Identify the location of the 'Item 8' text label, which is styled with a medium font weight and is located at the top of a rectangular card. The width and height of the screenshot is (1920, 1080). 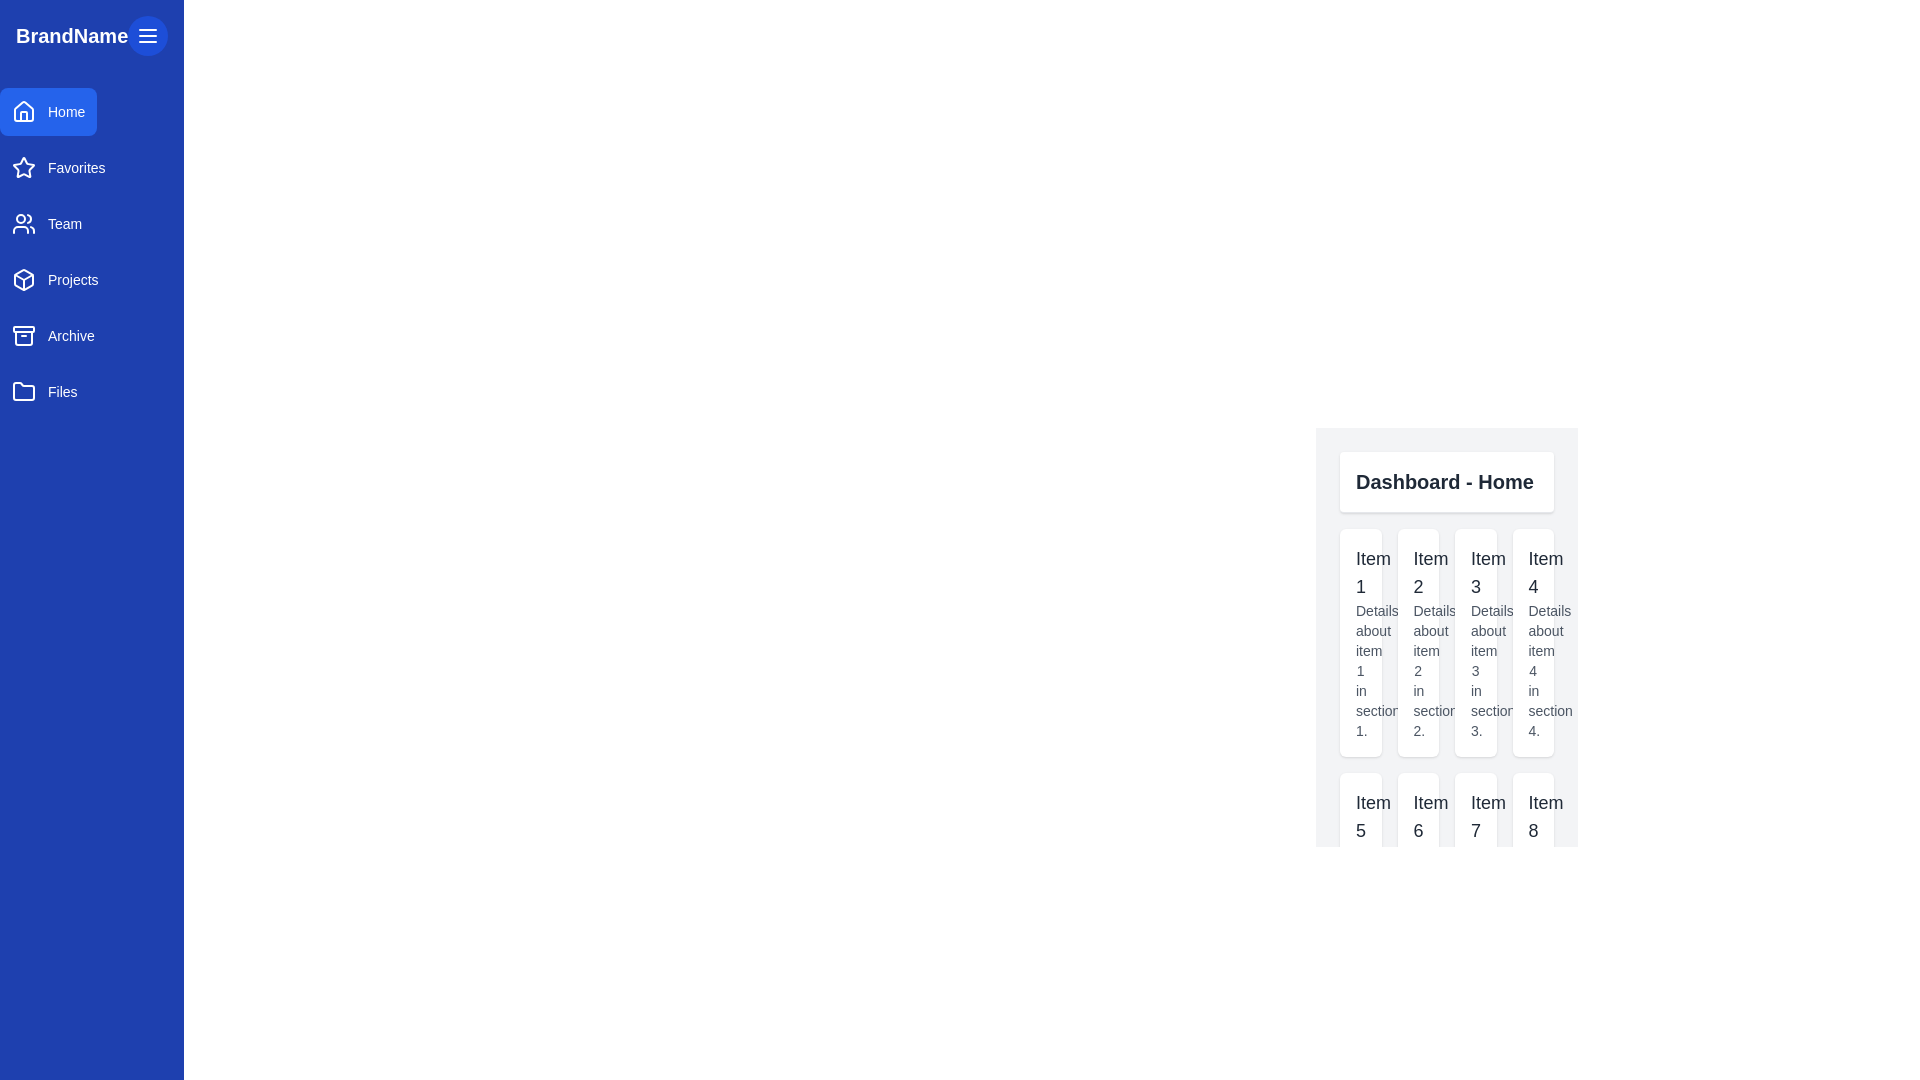
(1532, 817).